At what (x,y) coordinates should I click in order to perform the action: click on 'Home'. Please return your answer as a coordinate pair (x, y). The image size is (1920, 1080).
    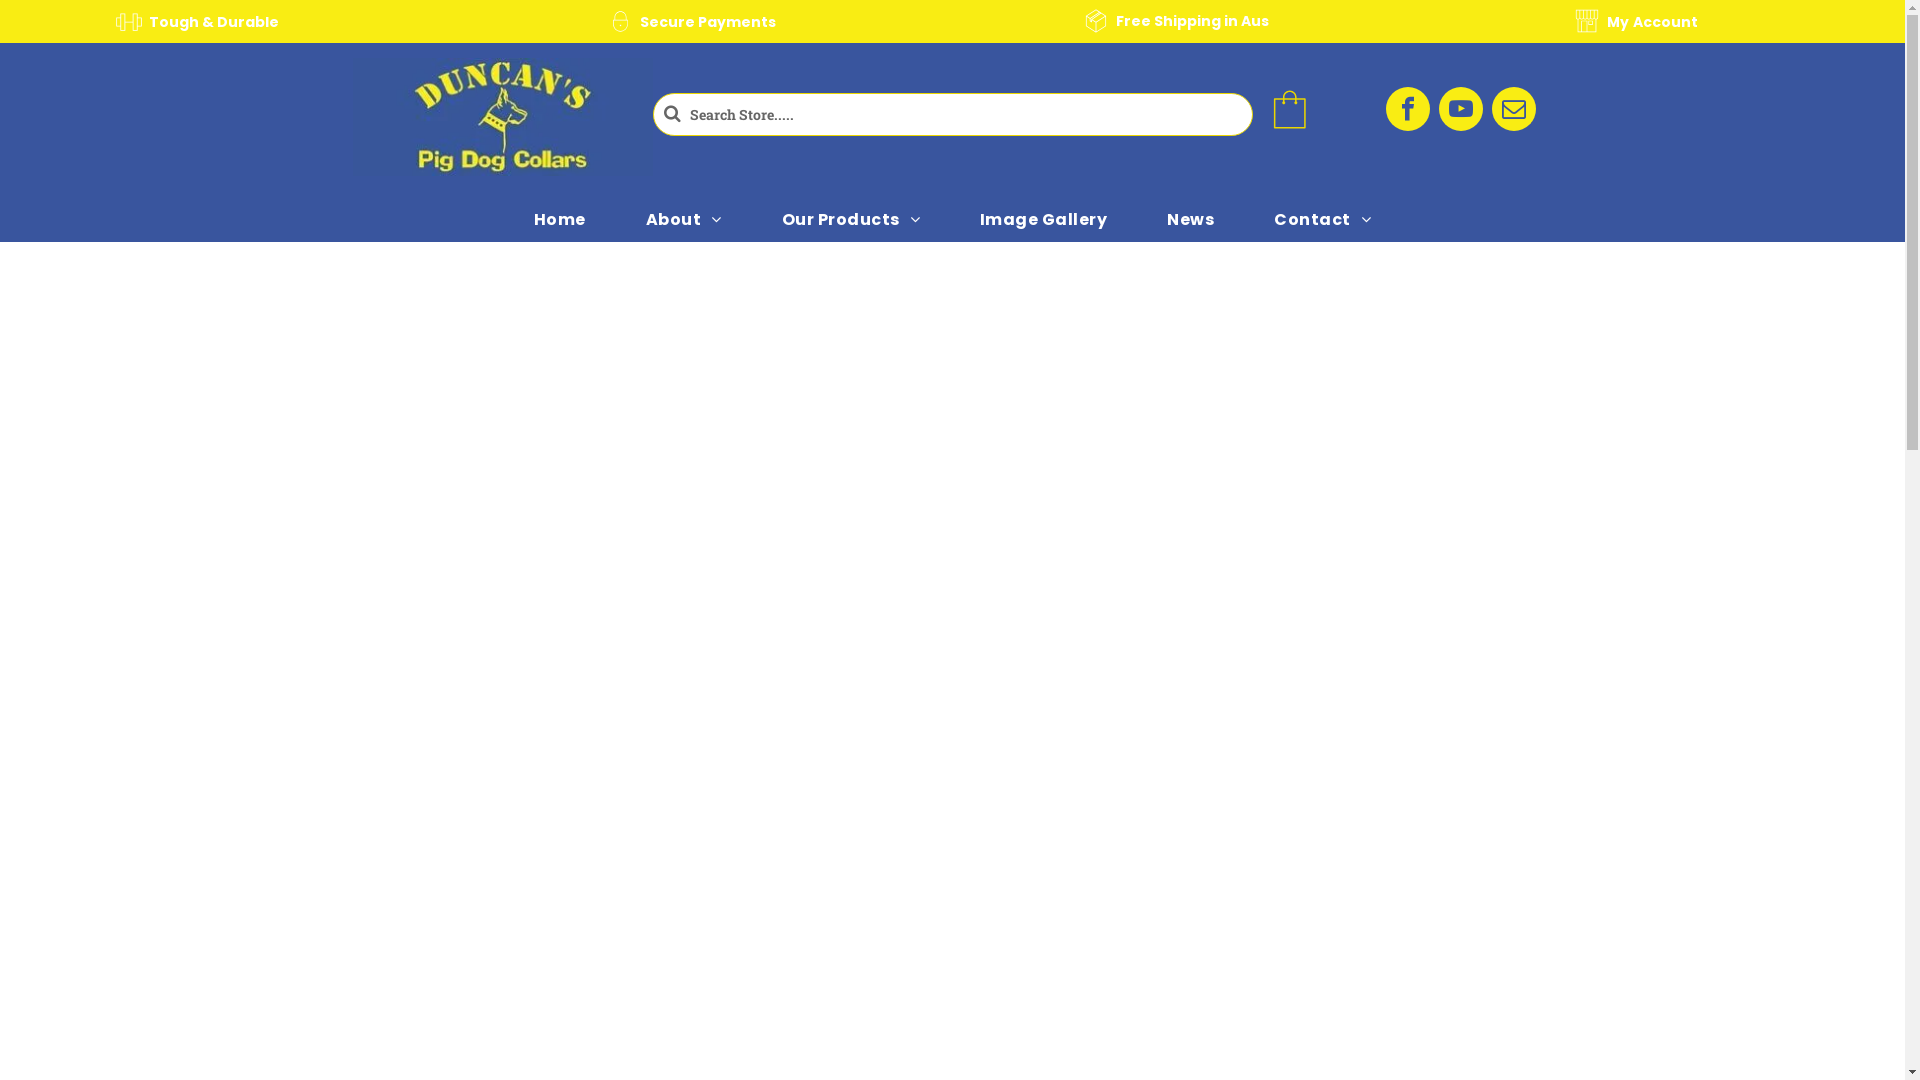
    Looking at the image, I should click on (504, 219).